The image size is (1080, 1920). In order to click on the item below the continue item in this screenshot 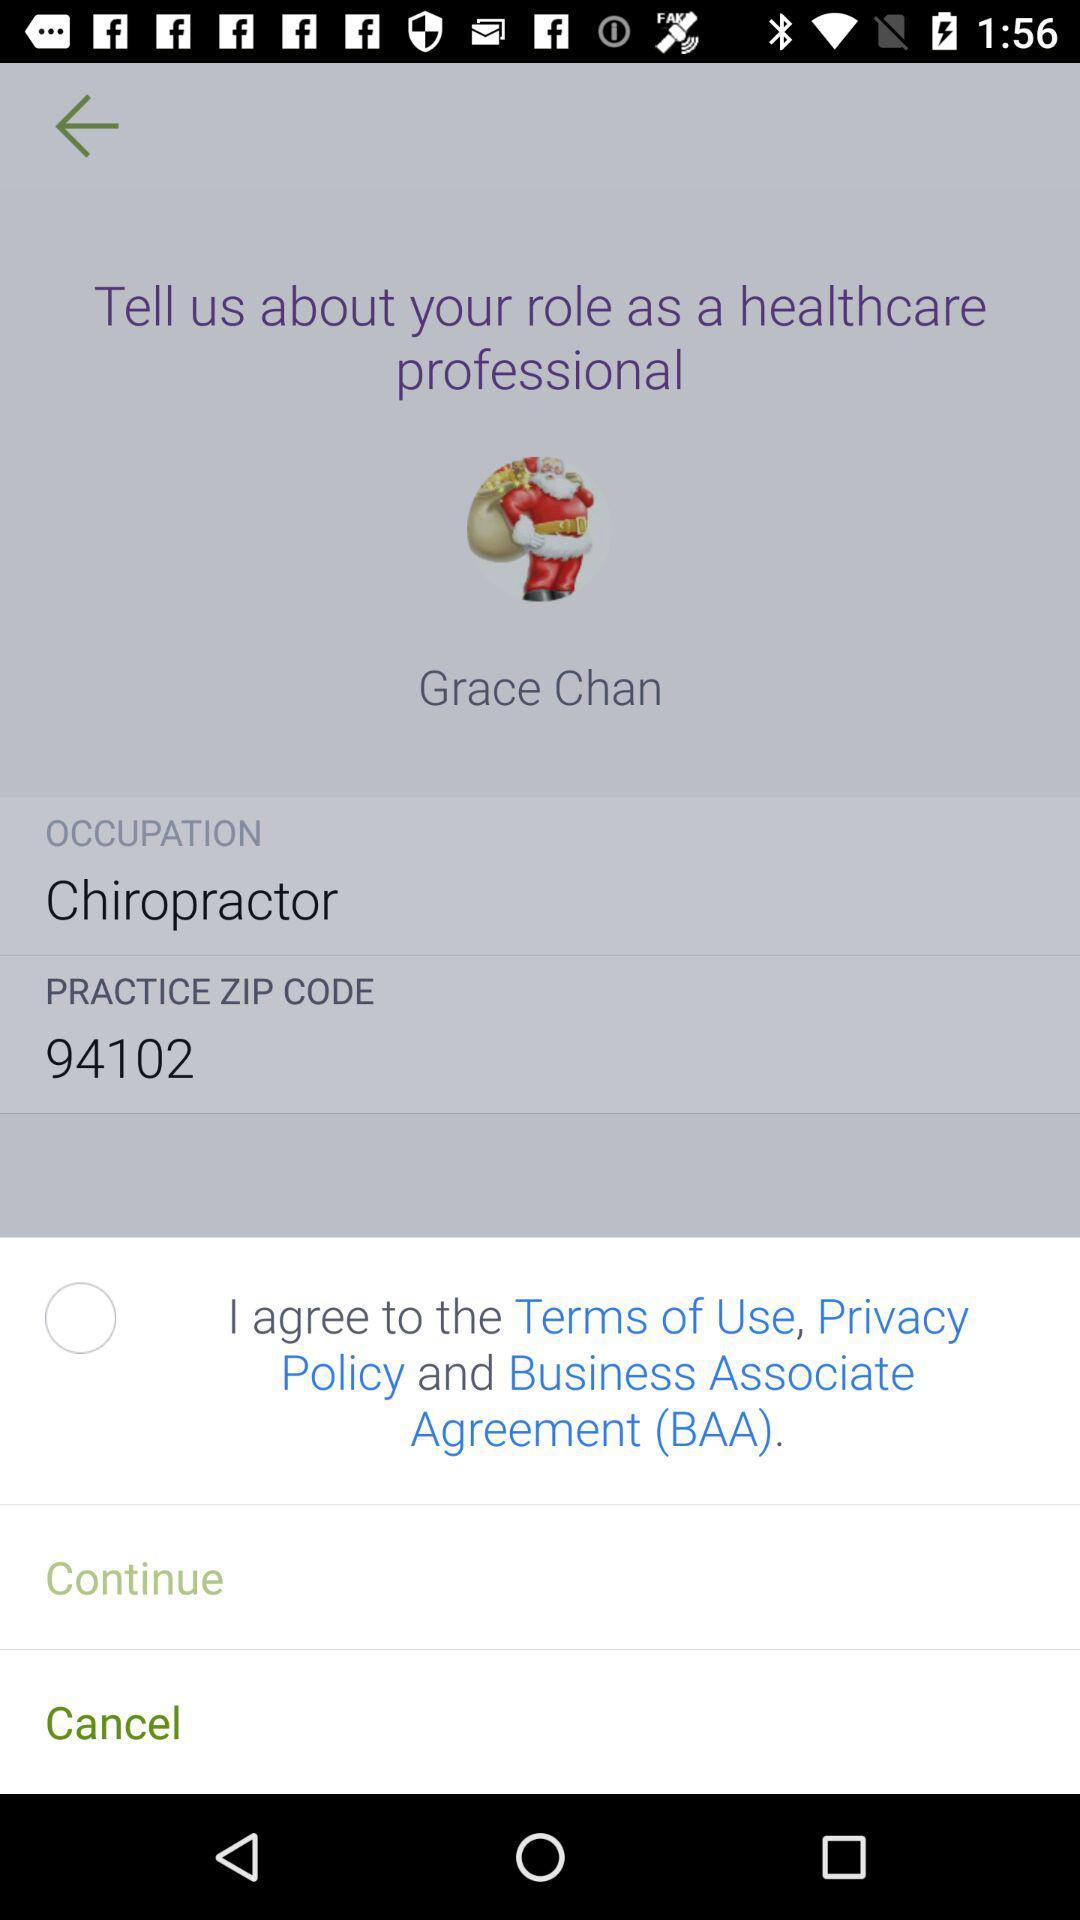, I will do `click(540, 1720)`.